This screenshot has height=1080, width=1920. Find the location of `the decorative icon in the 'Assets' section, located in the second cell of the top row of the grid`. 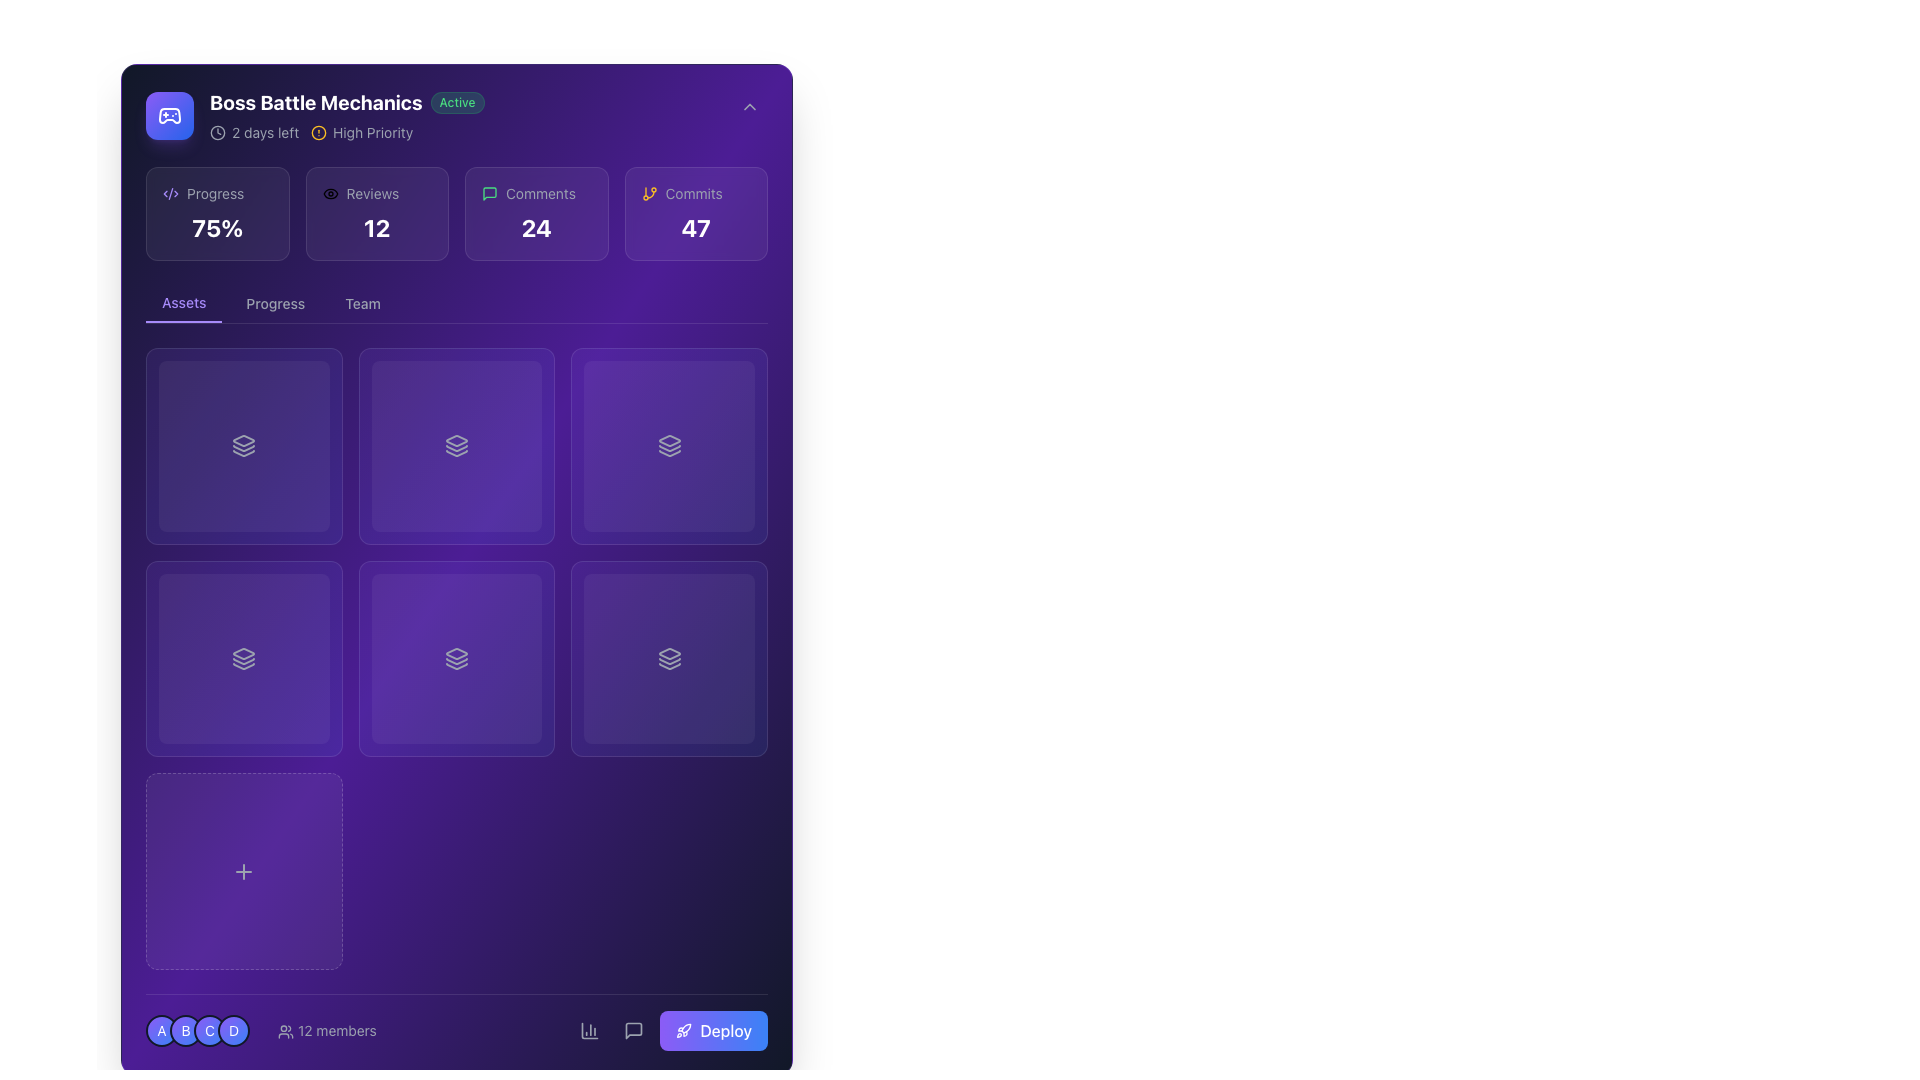

the decorative icon in the 'Assets' section, located in the second cell of the top row of the grid is located at coordinates (455, 445).